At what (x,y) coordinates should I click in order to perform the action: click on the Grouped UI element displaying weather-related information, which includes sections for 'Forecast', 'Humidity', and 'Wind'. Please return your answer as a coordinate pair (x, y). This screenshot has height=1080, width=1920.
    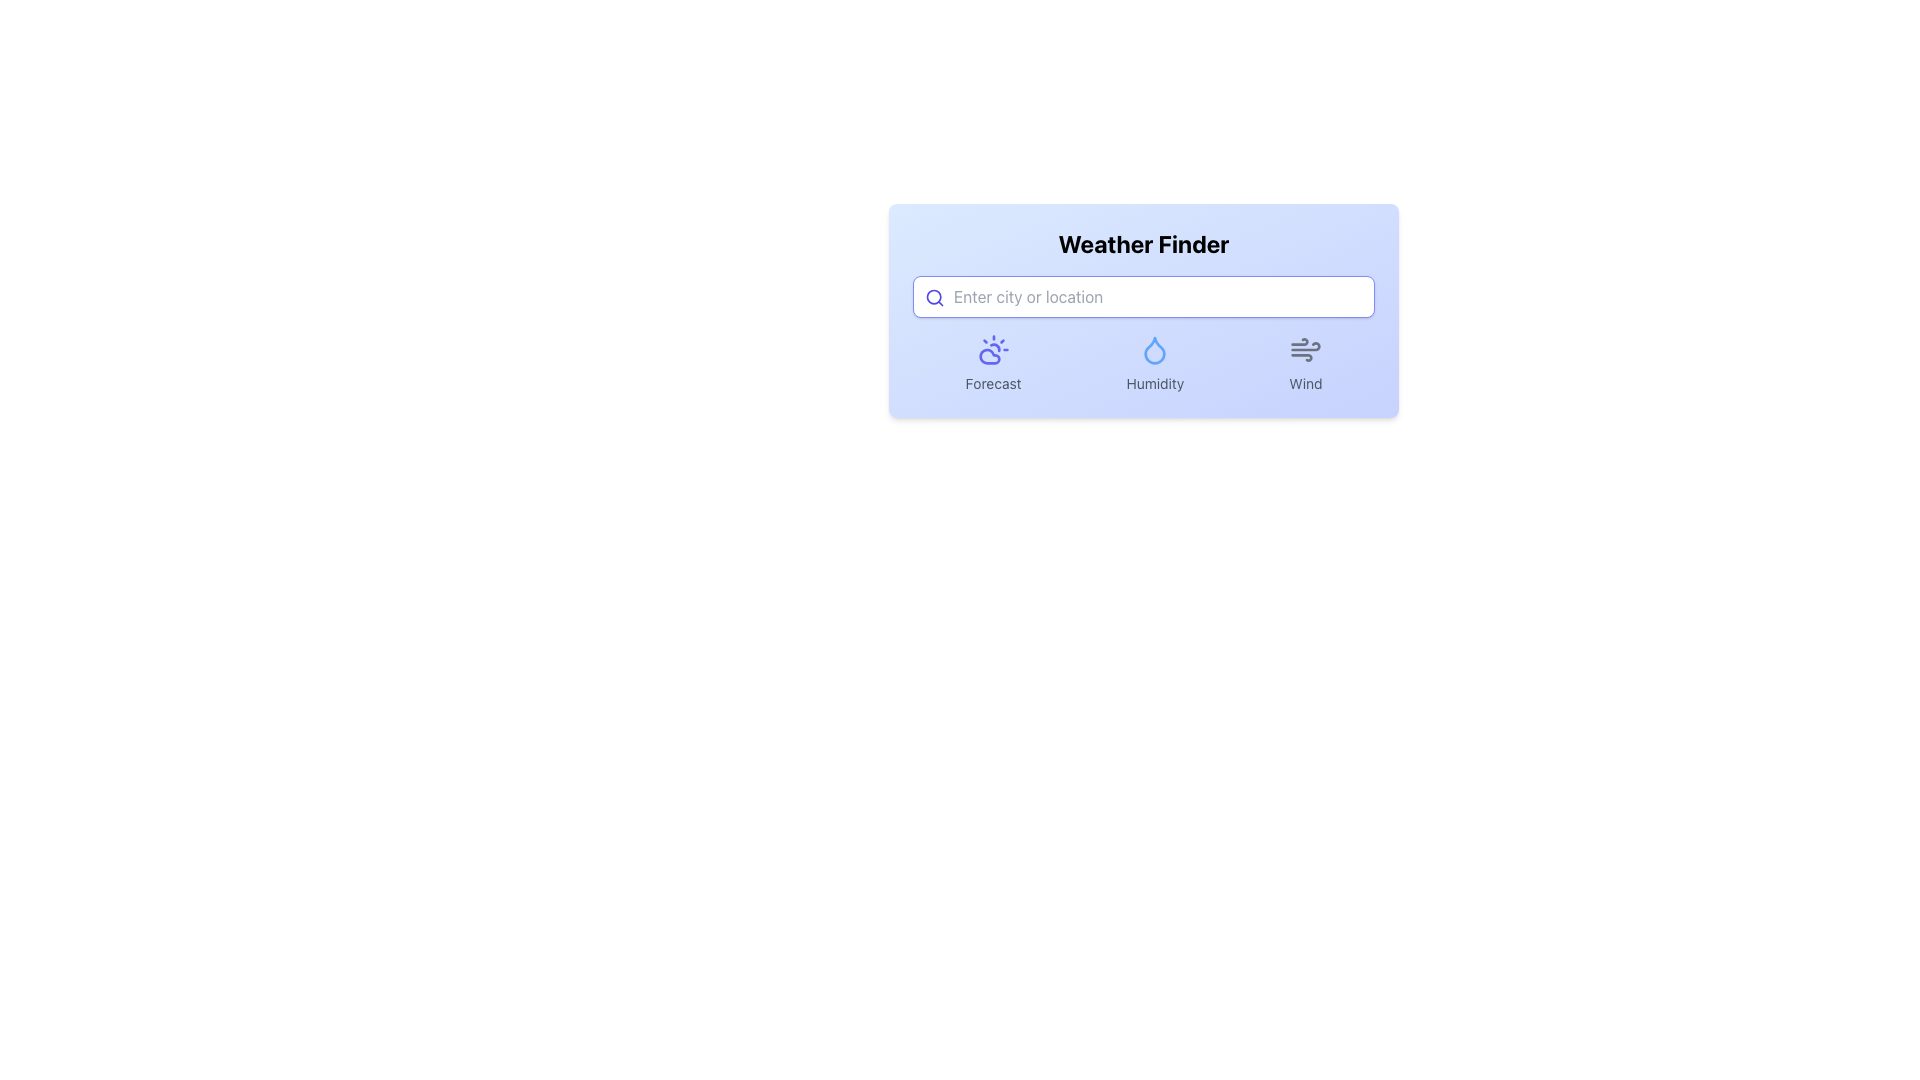
    Looking at the image, I should click on (1143, 363).